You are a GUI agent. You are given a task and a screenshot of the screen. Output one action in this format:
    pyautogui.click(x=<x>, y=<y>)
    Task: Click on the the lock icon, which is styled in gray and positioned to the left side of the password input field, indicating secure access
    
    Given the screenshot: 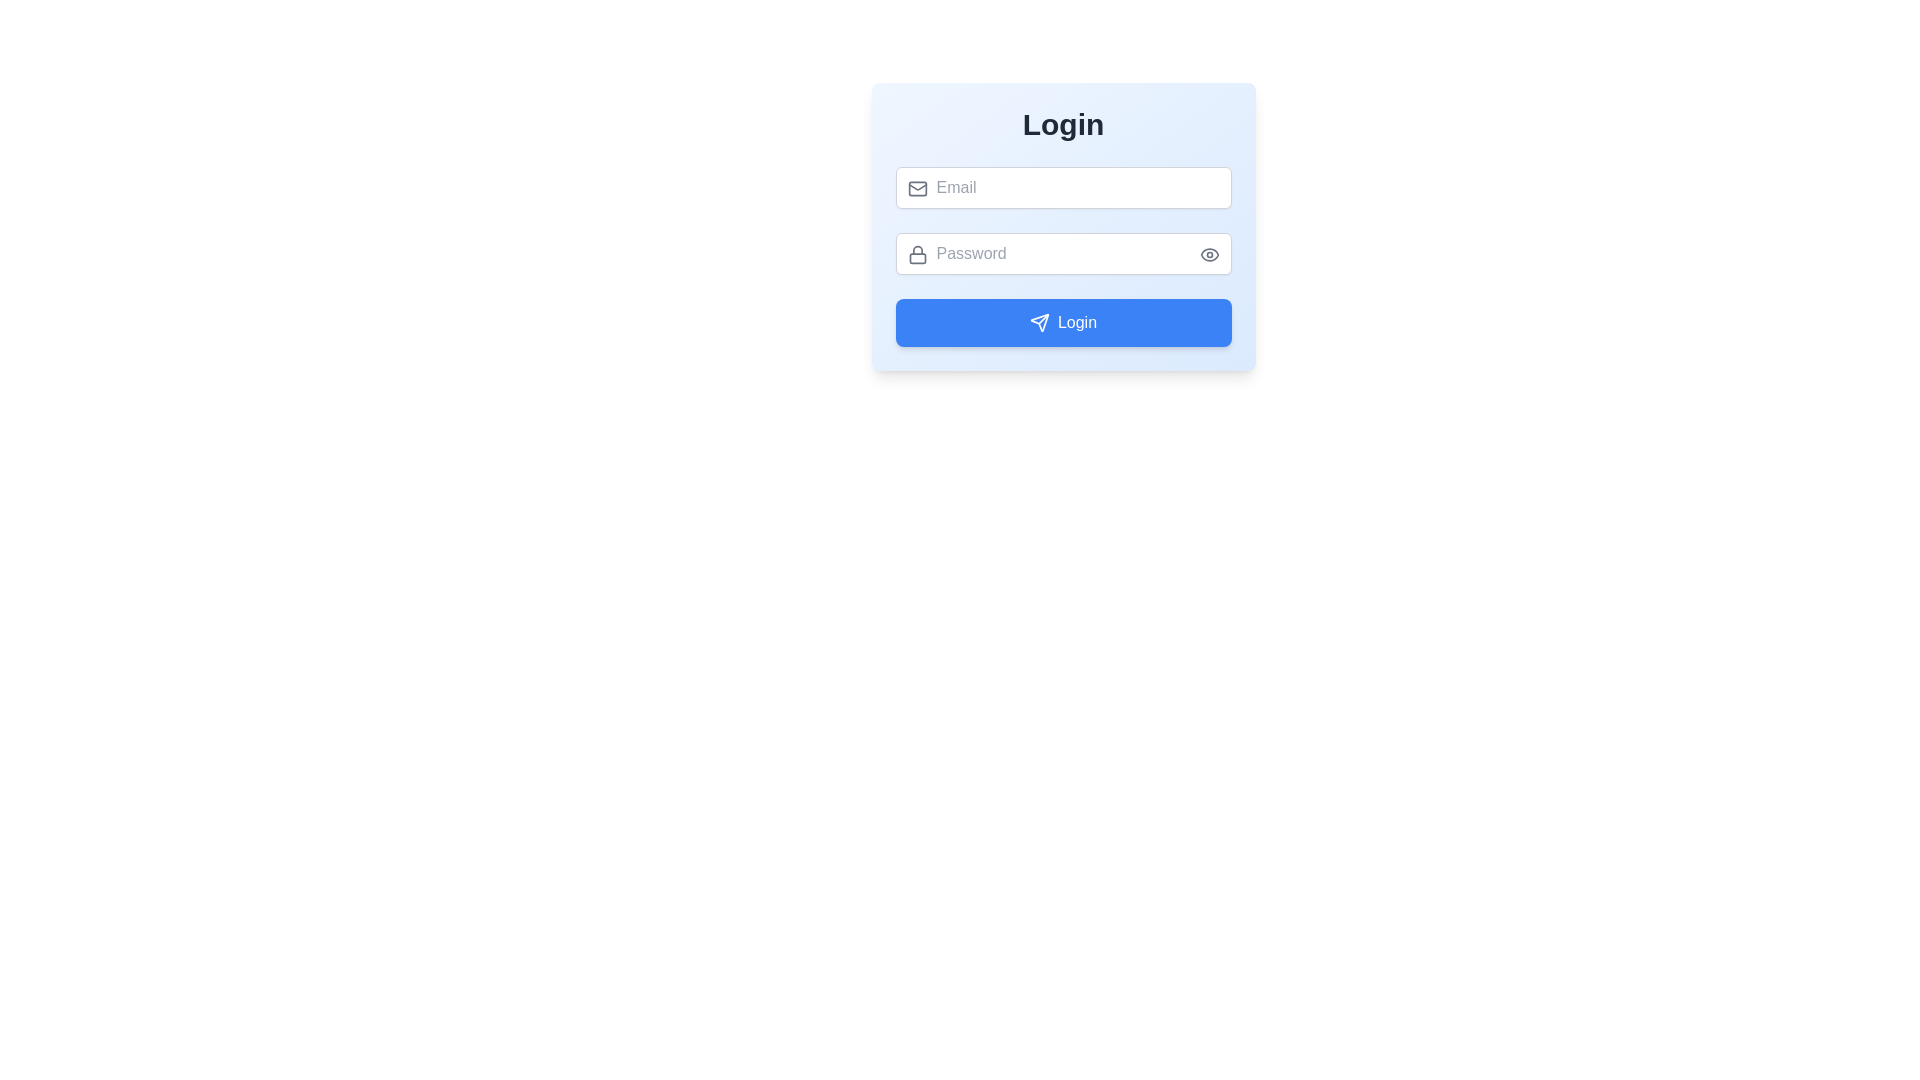 What is the action you would take?
    pyautogui.click(x=916, y=253)
    